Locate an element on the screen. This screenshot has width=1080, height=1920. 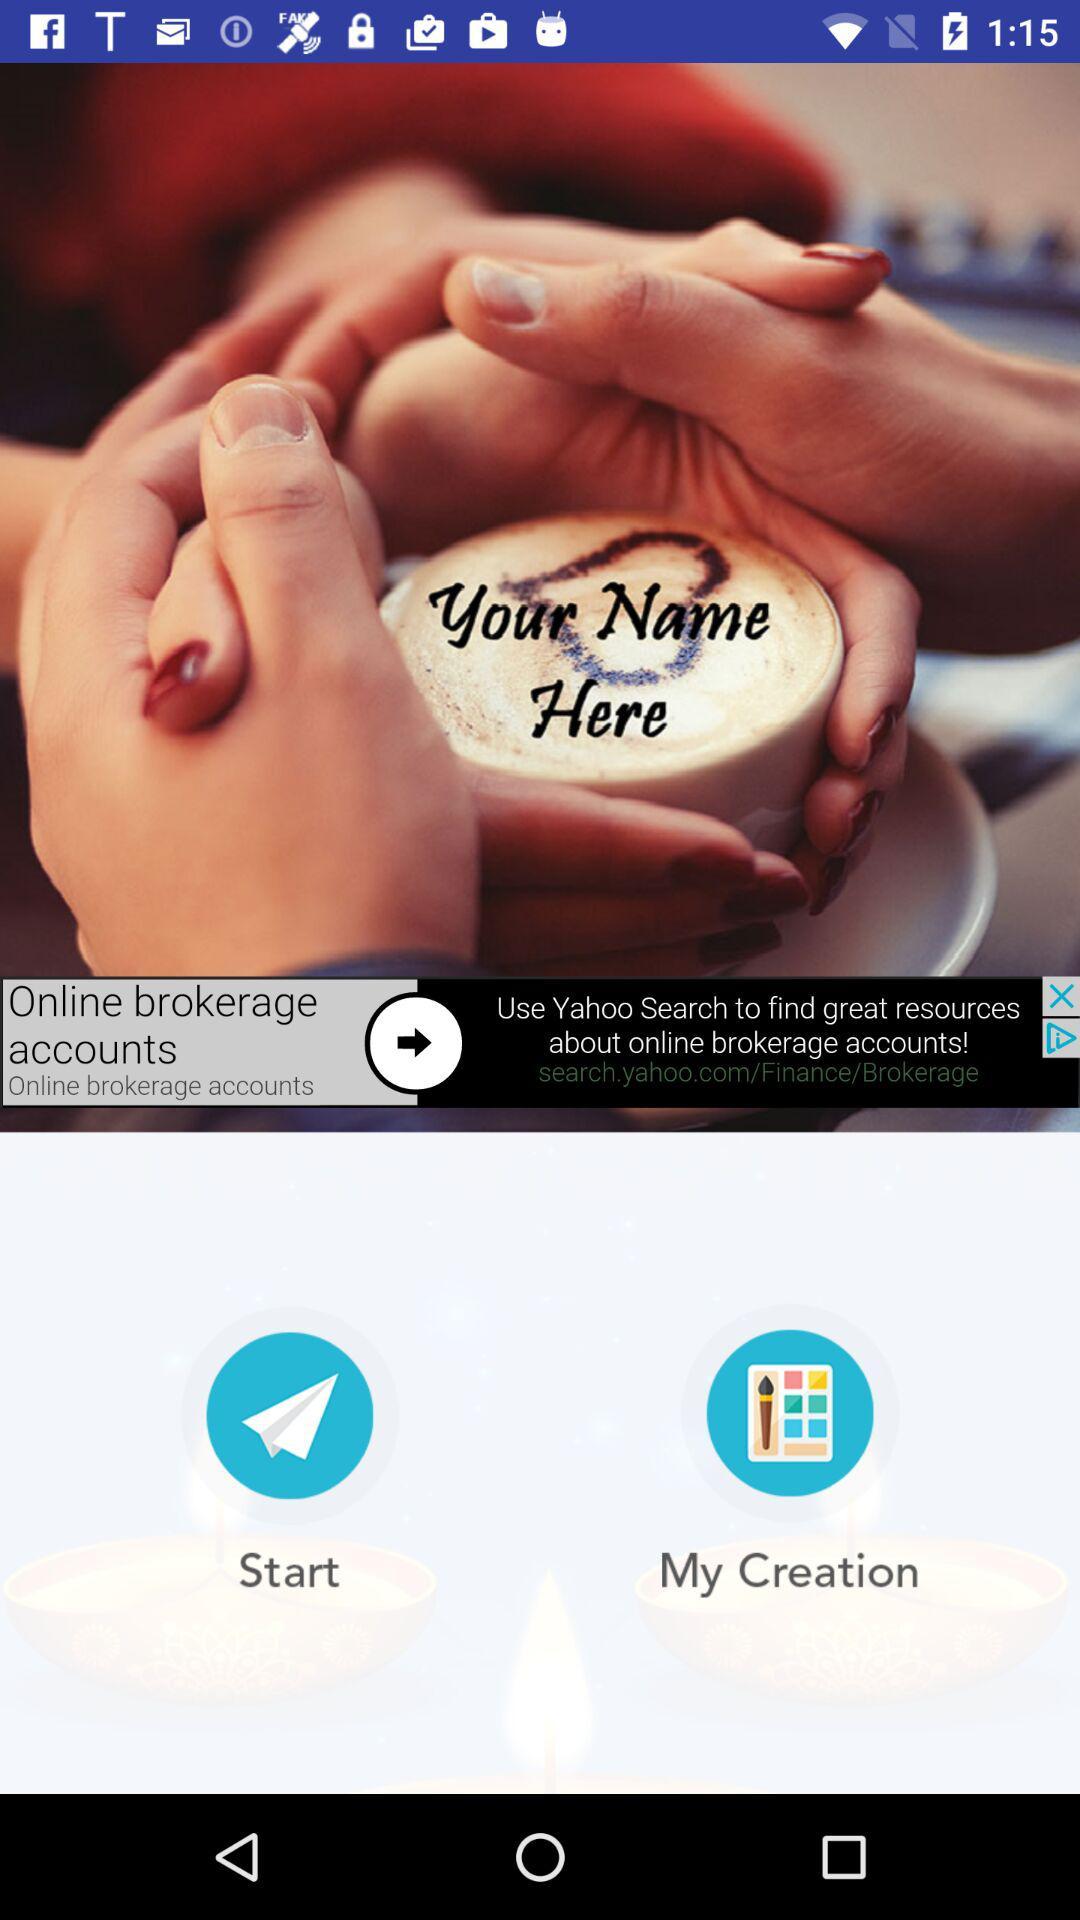
open advertisement is located at coordinates (540, 1041).